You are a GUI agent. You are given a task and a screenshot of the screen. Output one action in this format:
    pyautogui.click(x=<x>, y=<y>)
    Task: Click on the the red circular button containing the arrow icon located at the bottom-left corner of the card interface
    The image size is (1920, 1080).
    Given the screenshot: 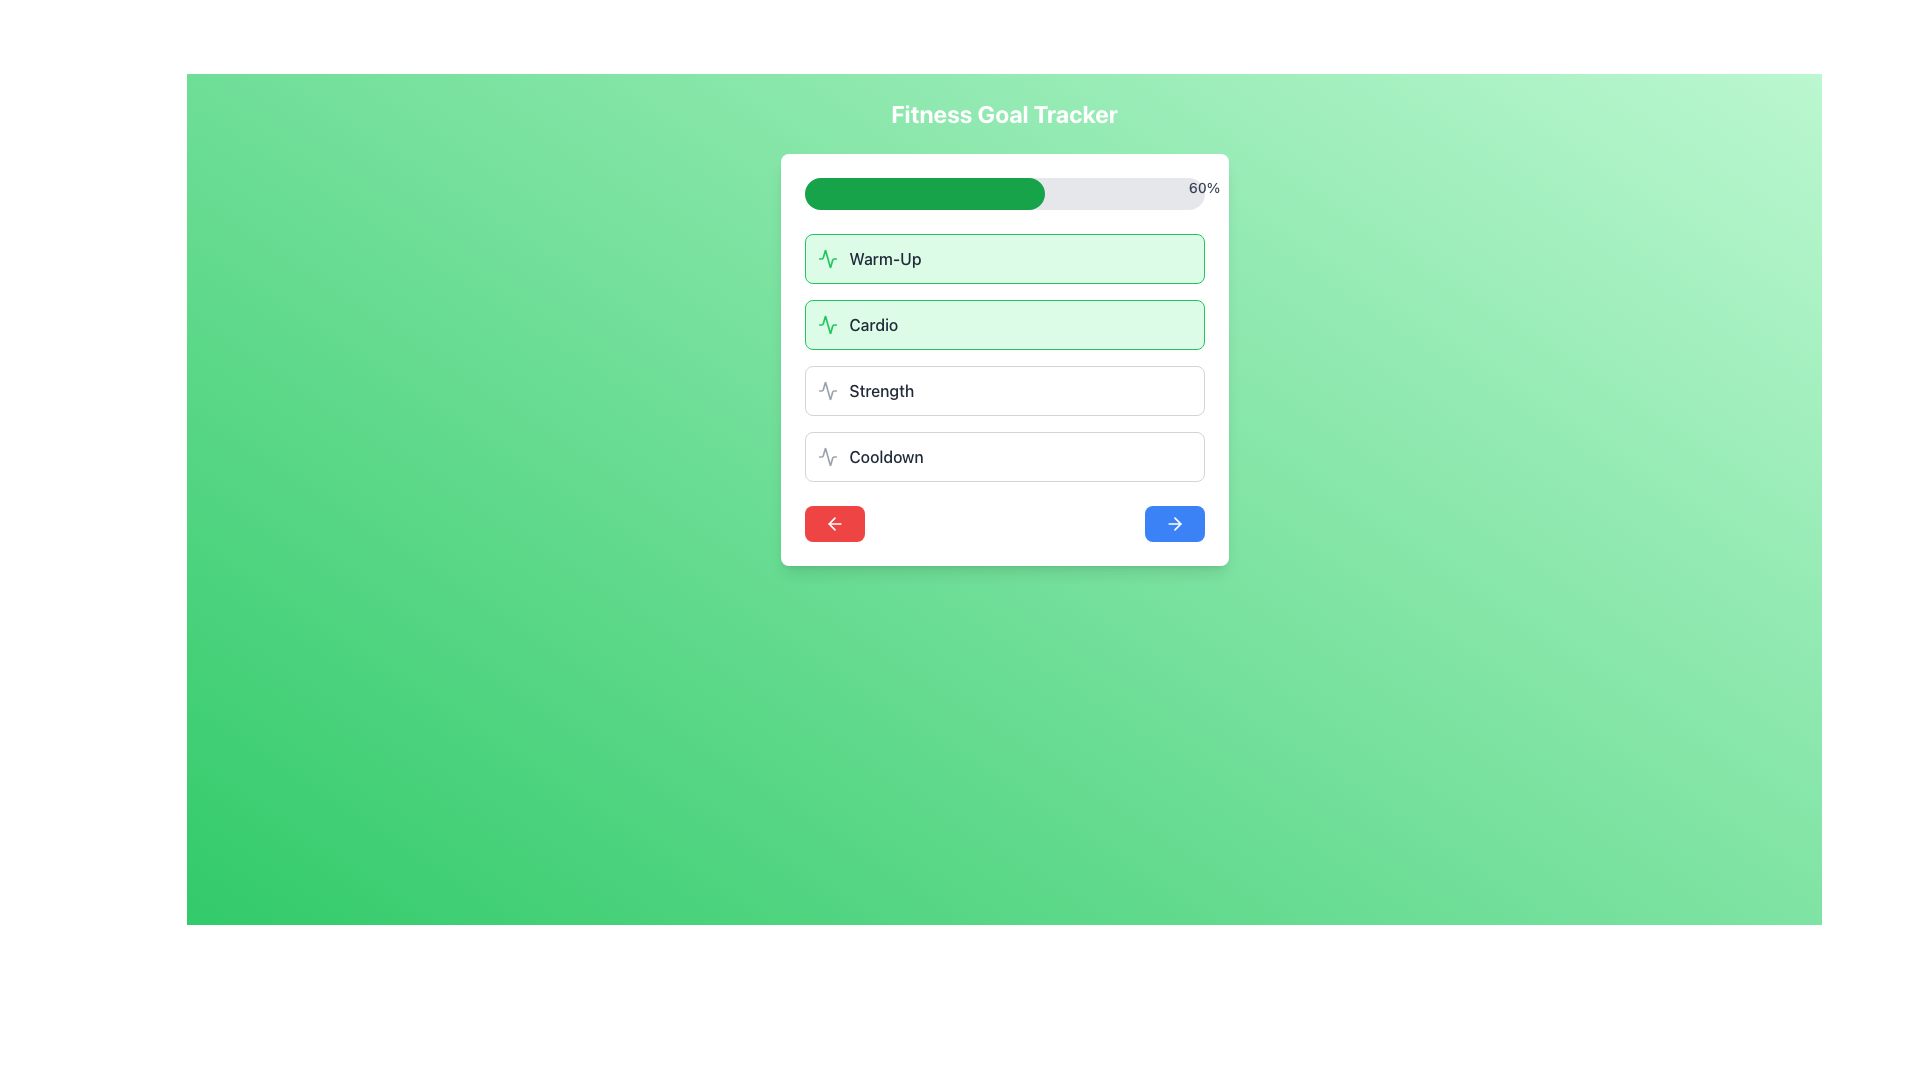 What is the action you would take?
    pyautogui.click(x=834, y=523)
    